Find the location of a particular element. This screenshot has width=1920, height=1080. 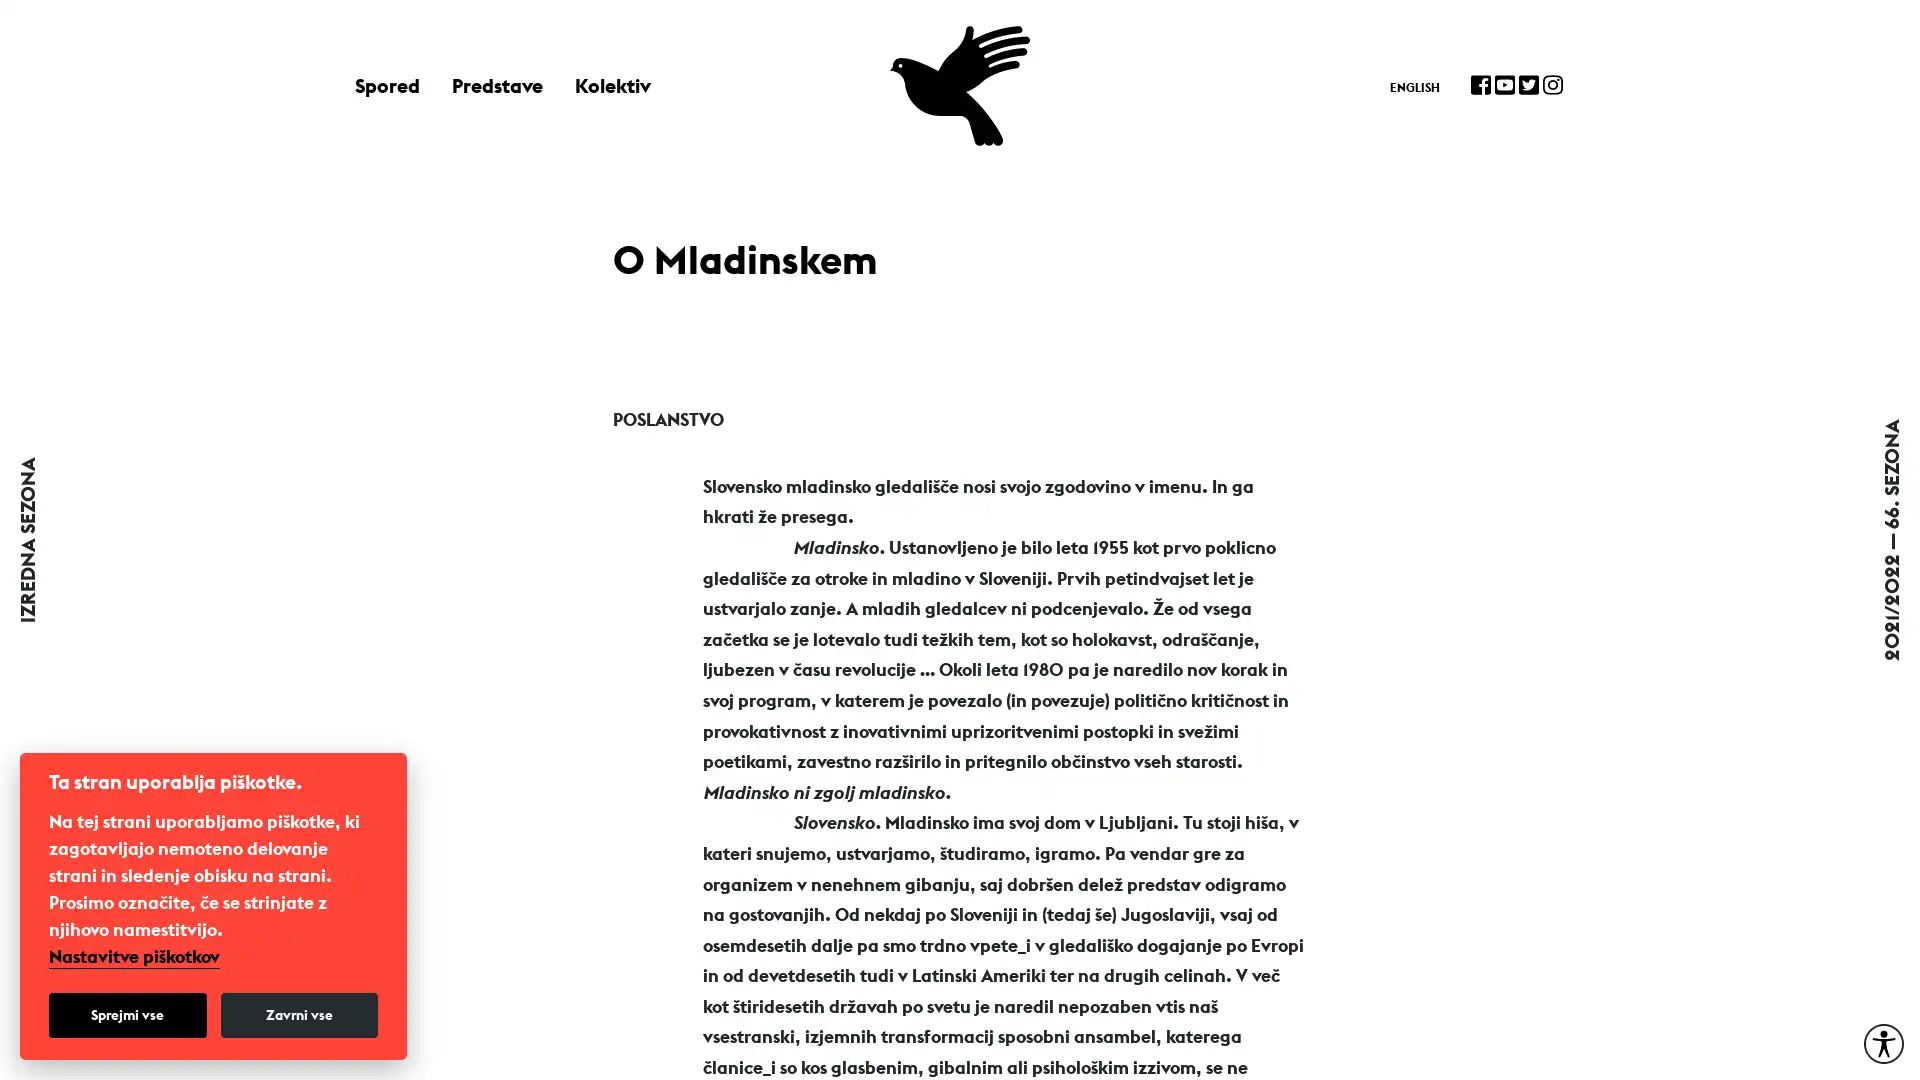

Moznosti za dostopnost is located at coordinates (1882, 1043).